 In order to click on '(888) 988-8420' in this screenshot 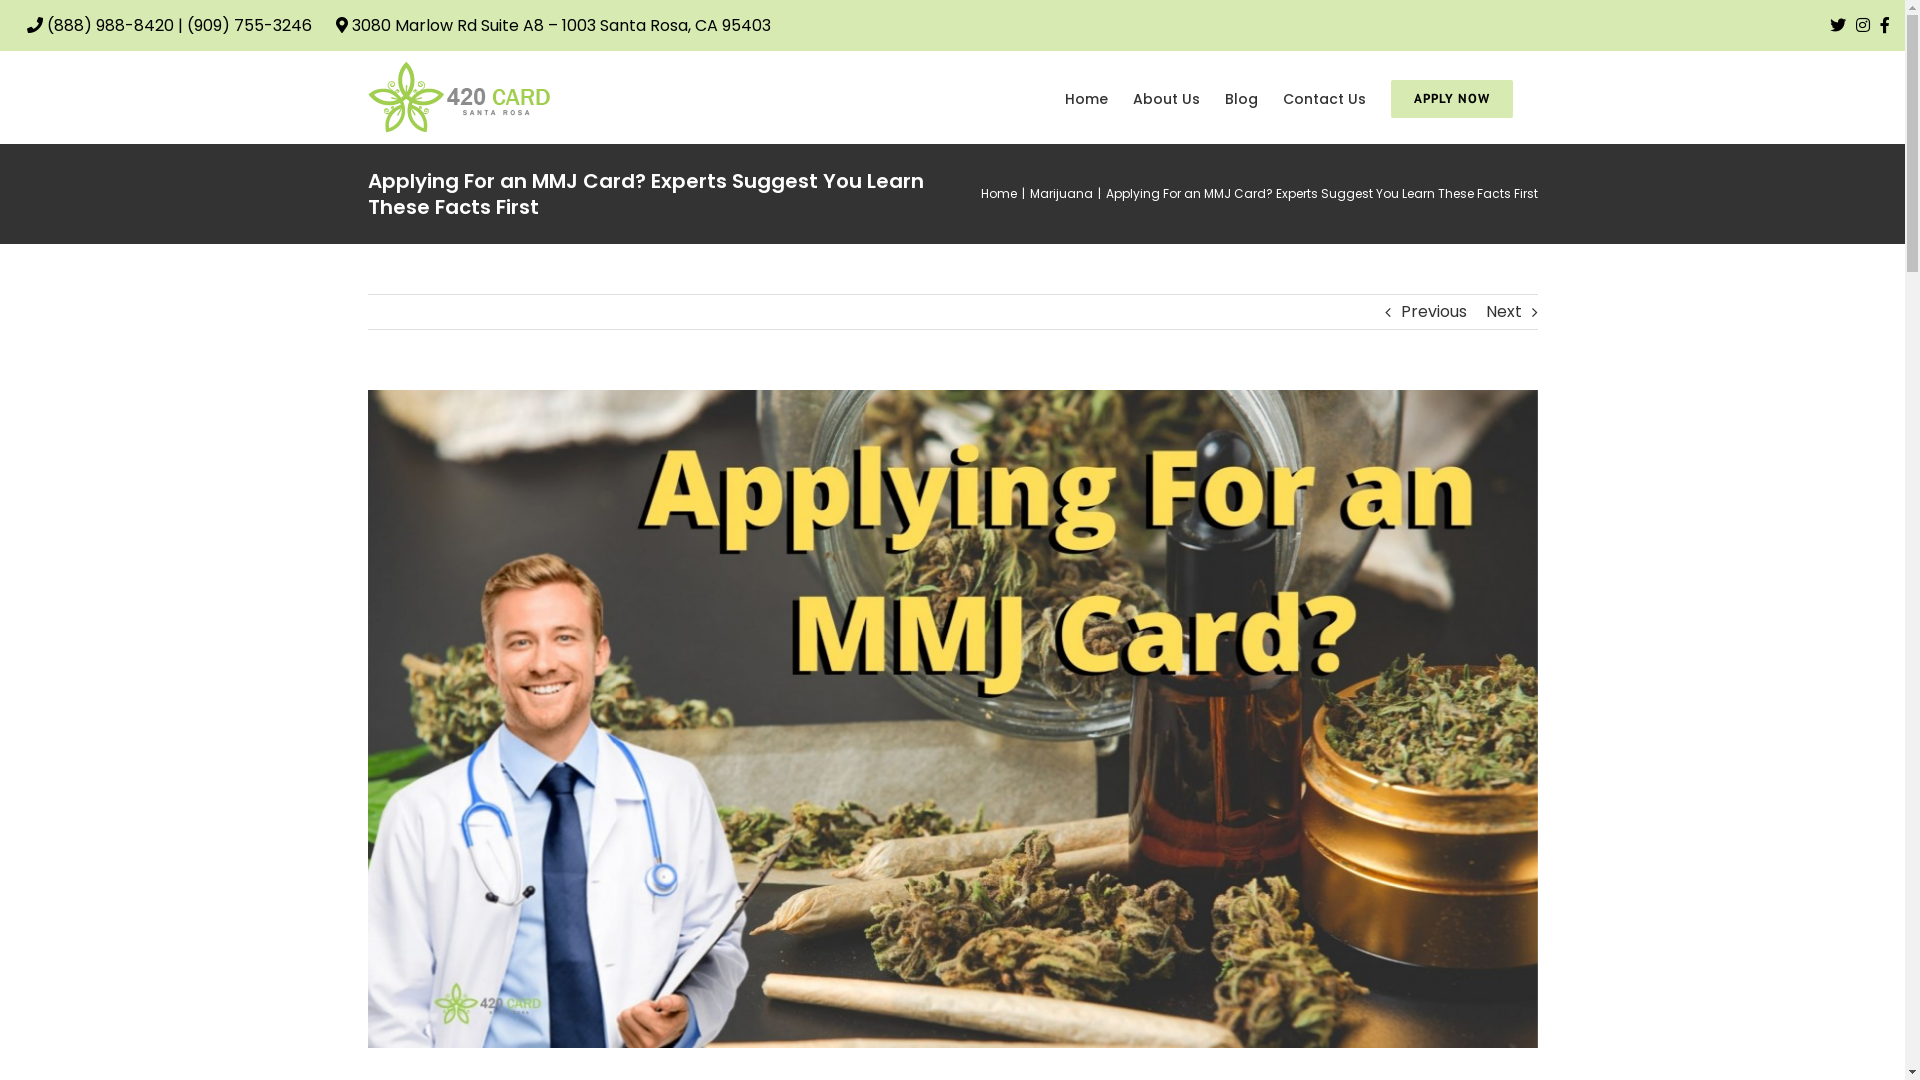, I will do `click(47, 25)`.